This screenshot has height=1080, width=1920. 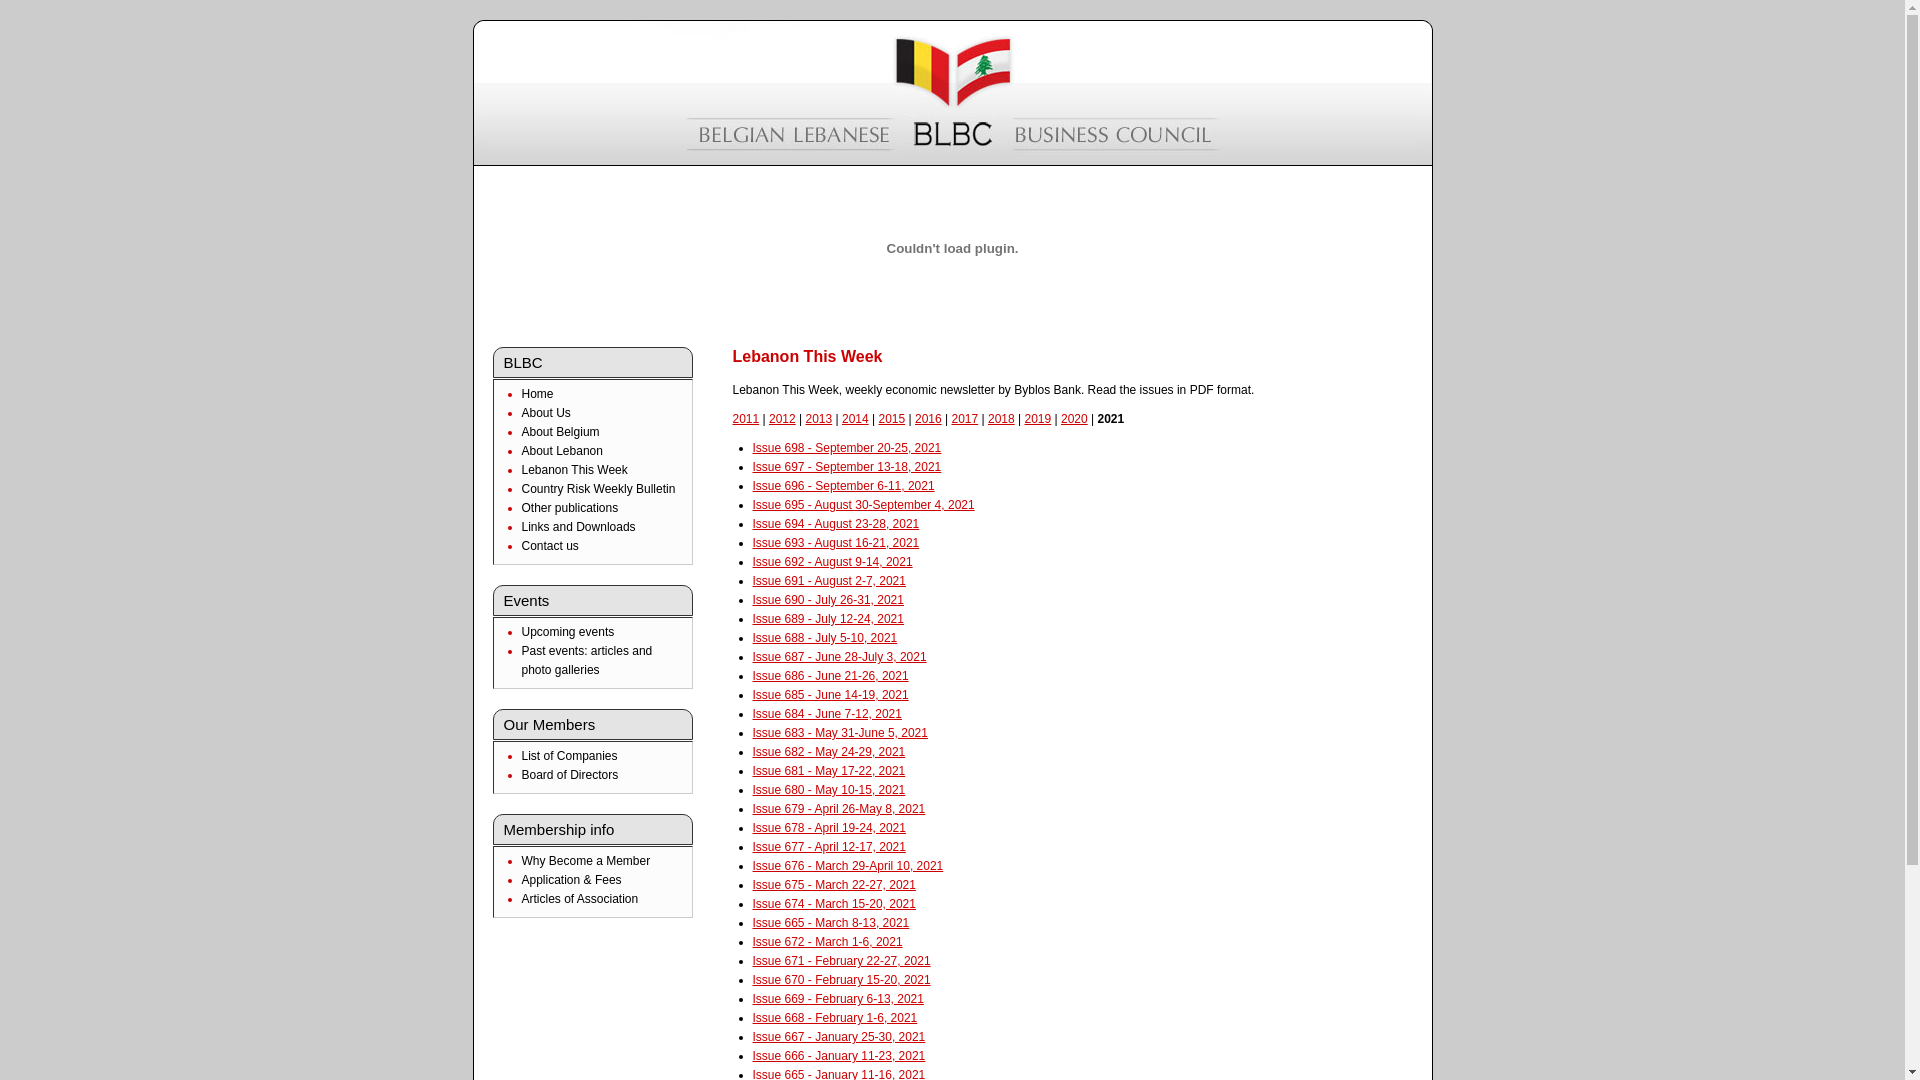 What do you see at coordinates (585, 859) in the screenshot?
I see `'Why Become a Member'` at bounding box center [585, 859].